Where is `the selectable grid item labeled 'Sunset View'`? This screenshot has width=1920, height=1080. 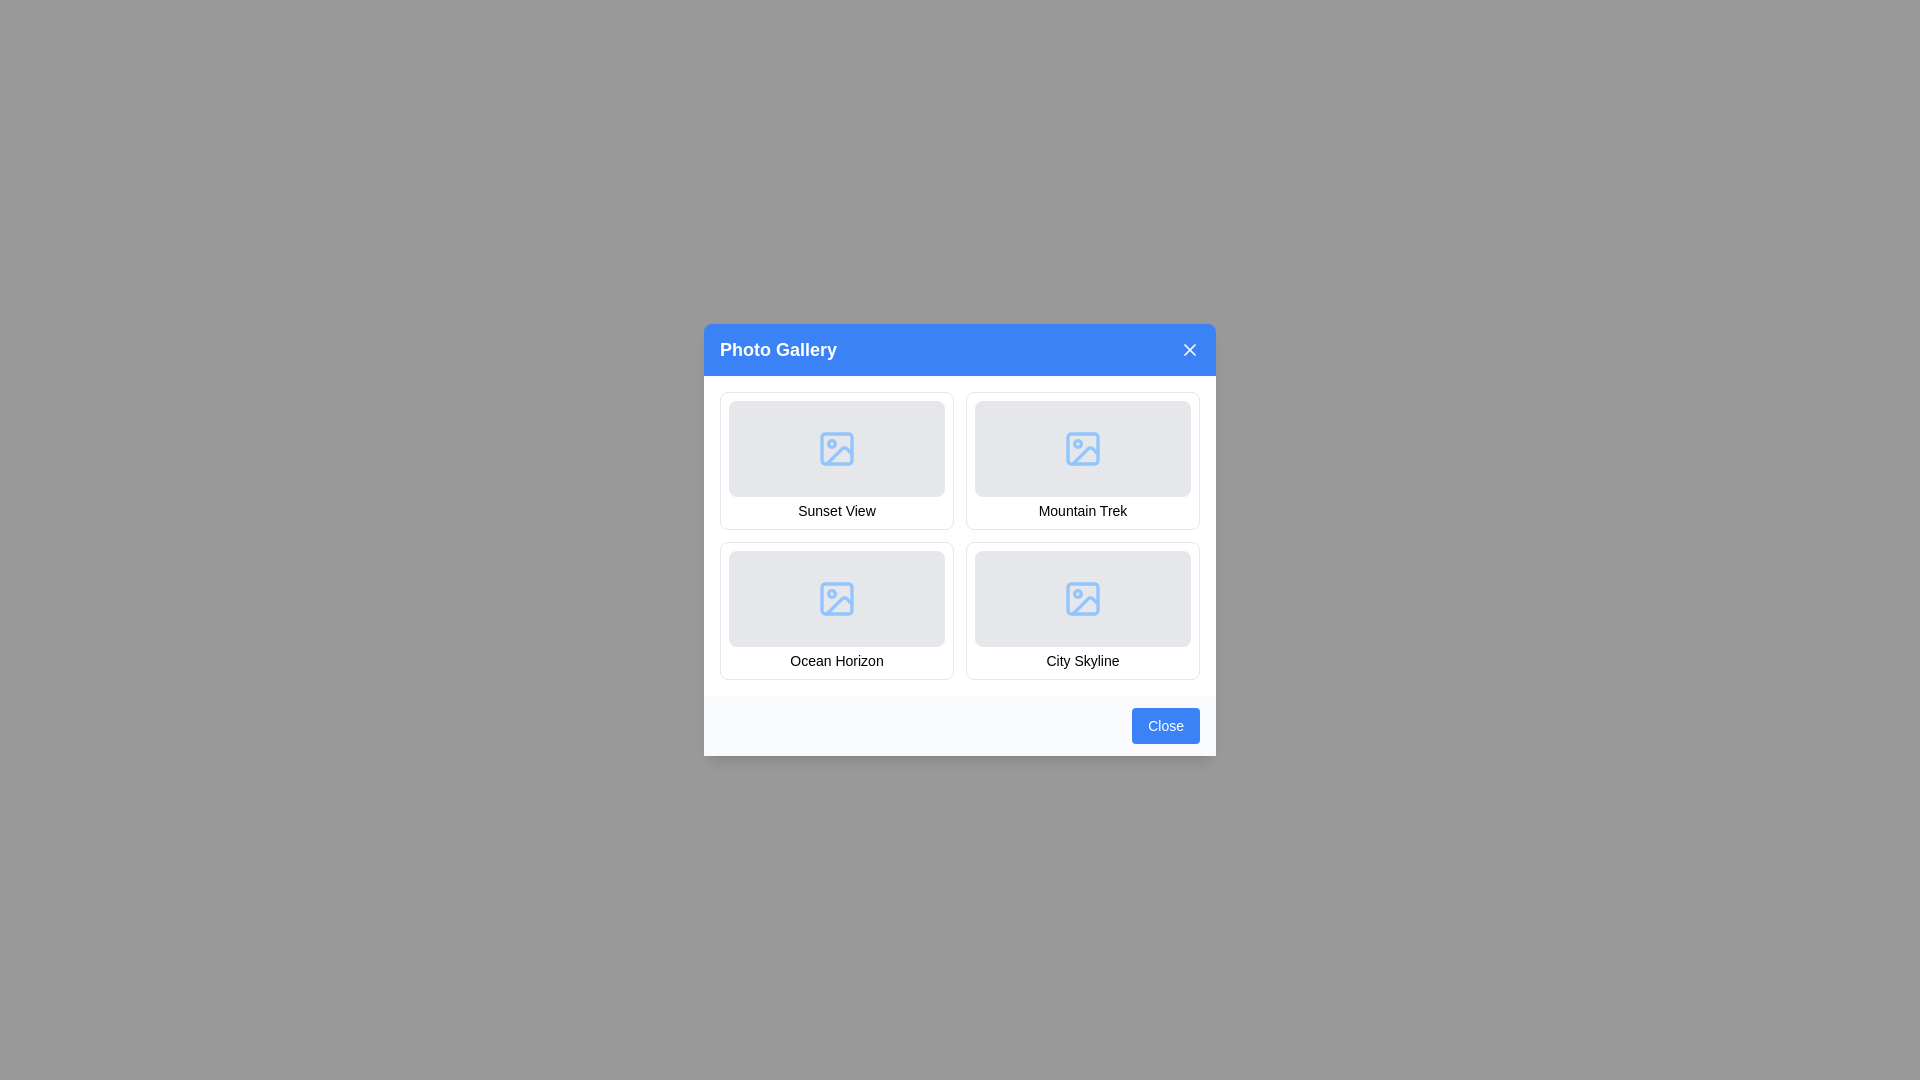 the selectable grid item labeled 'Sunset View' is located at coordinates (836, 461).